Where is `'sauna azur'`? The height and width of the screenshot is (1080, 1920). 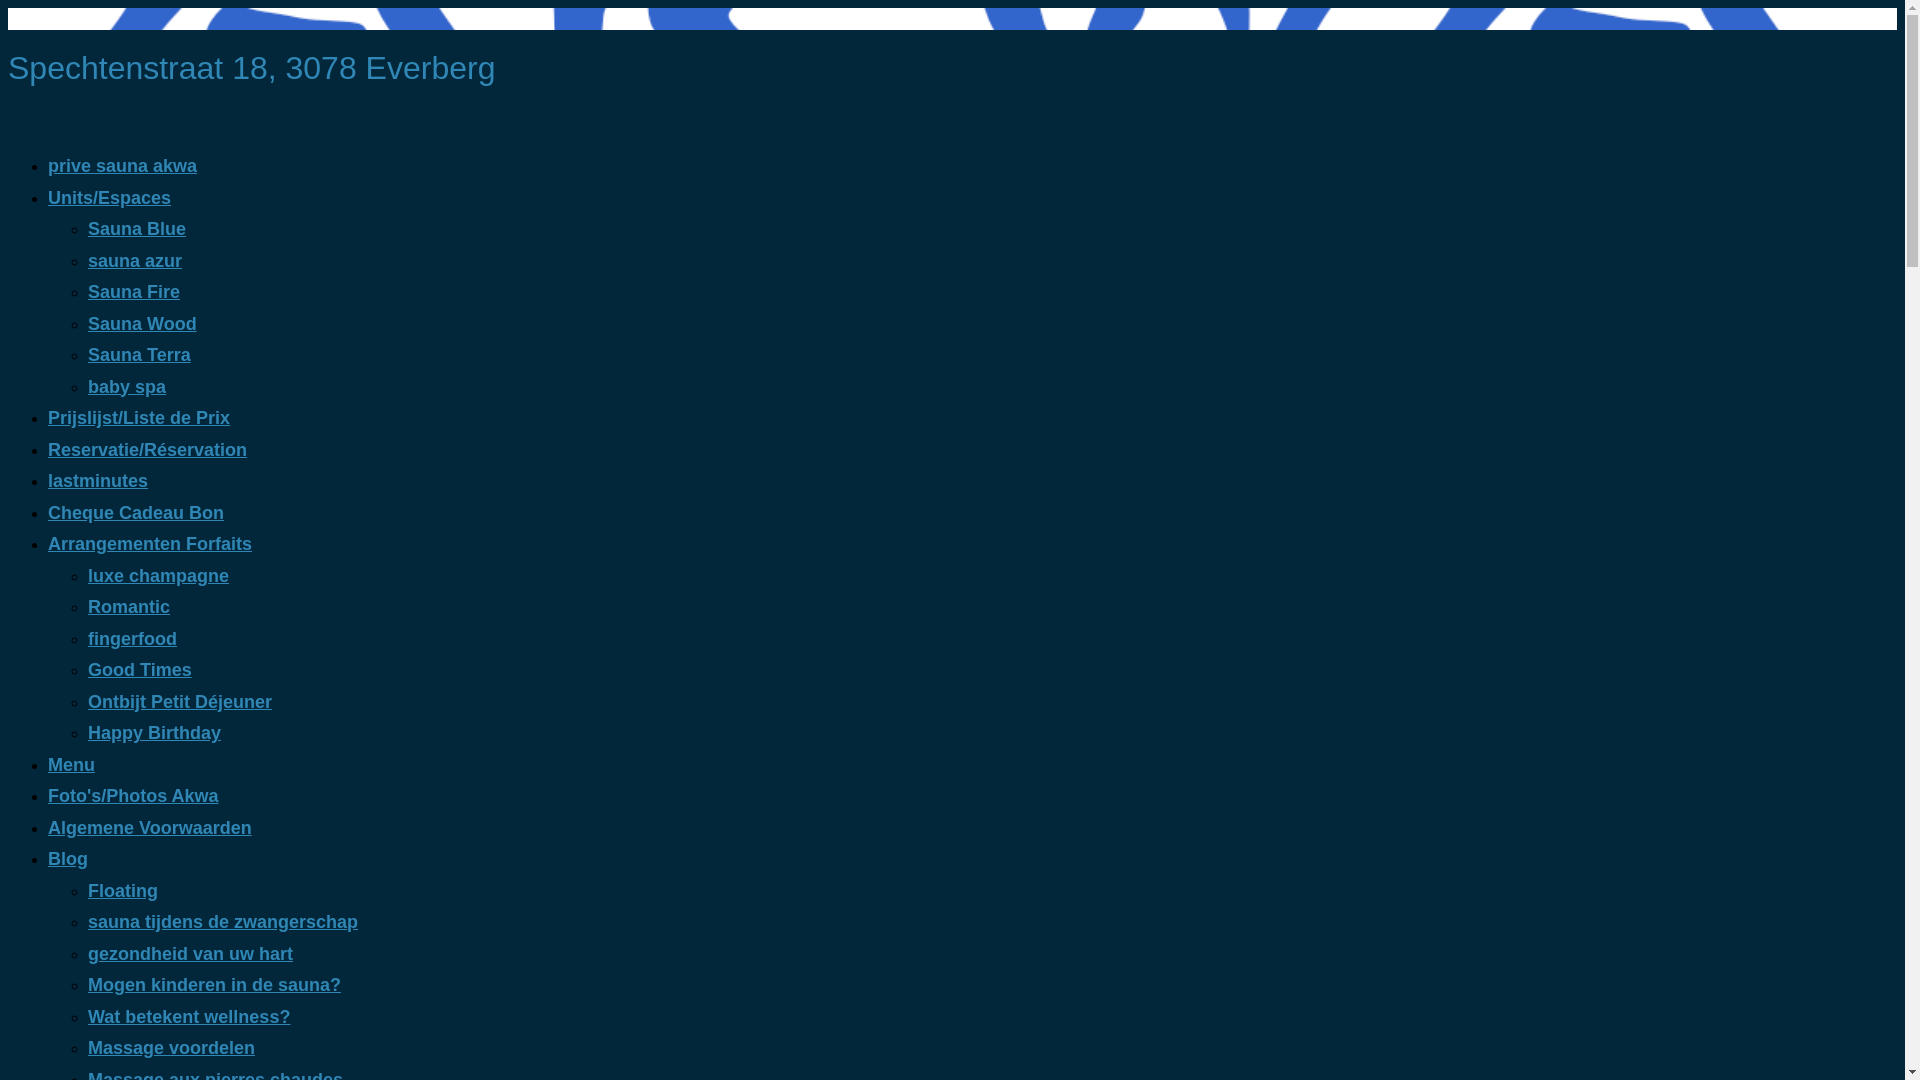 'sauna azur' is located at coordinates (133, 260).